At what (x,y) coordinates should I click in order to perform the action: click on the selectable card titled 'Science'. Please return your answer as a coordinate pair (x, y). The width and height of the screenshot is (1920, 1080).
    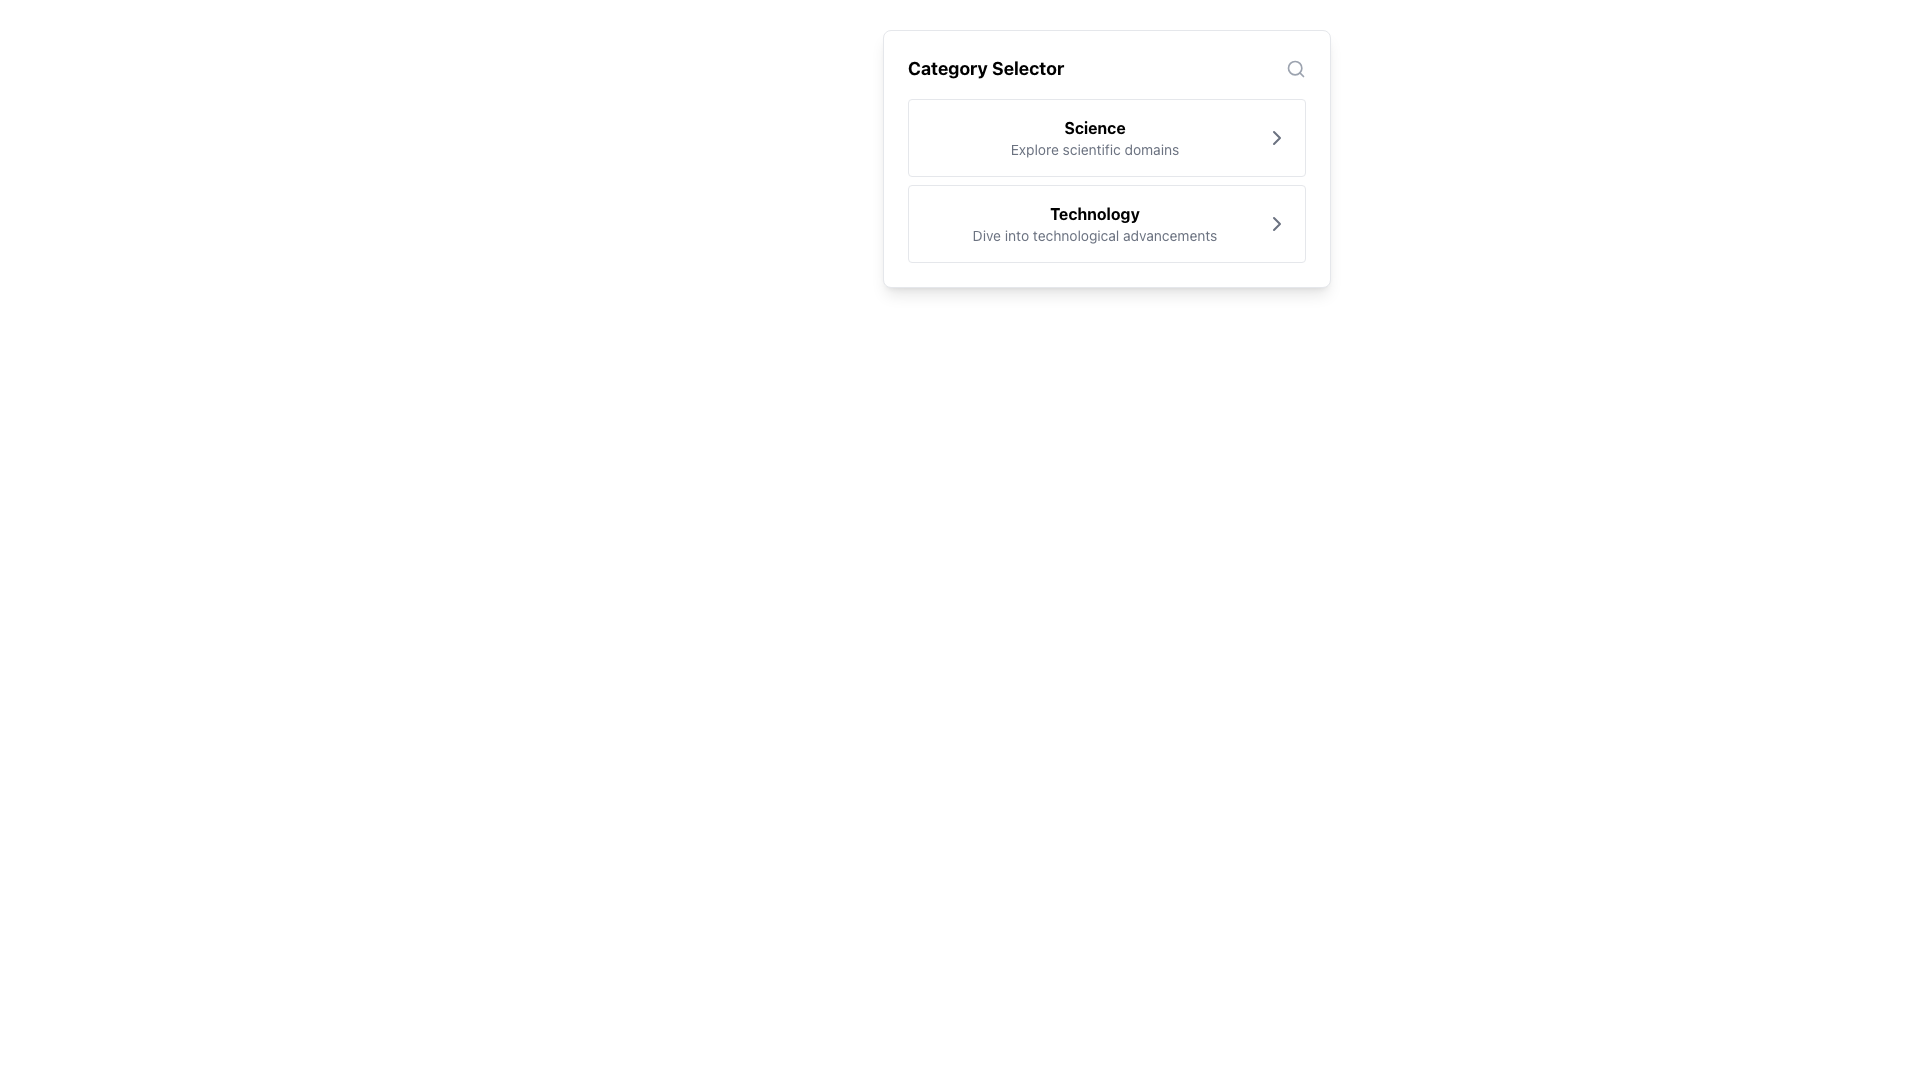
    Looking at the image, I should click on (1106, 137).